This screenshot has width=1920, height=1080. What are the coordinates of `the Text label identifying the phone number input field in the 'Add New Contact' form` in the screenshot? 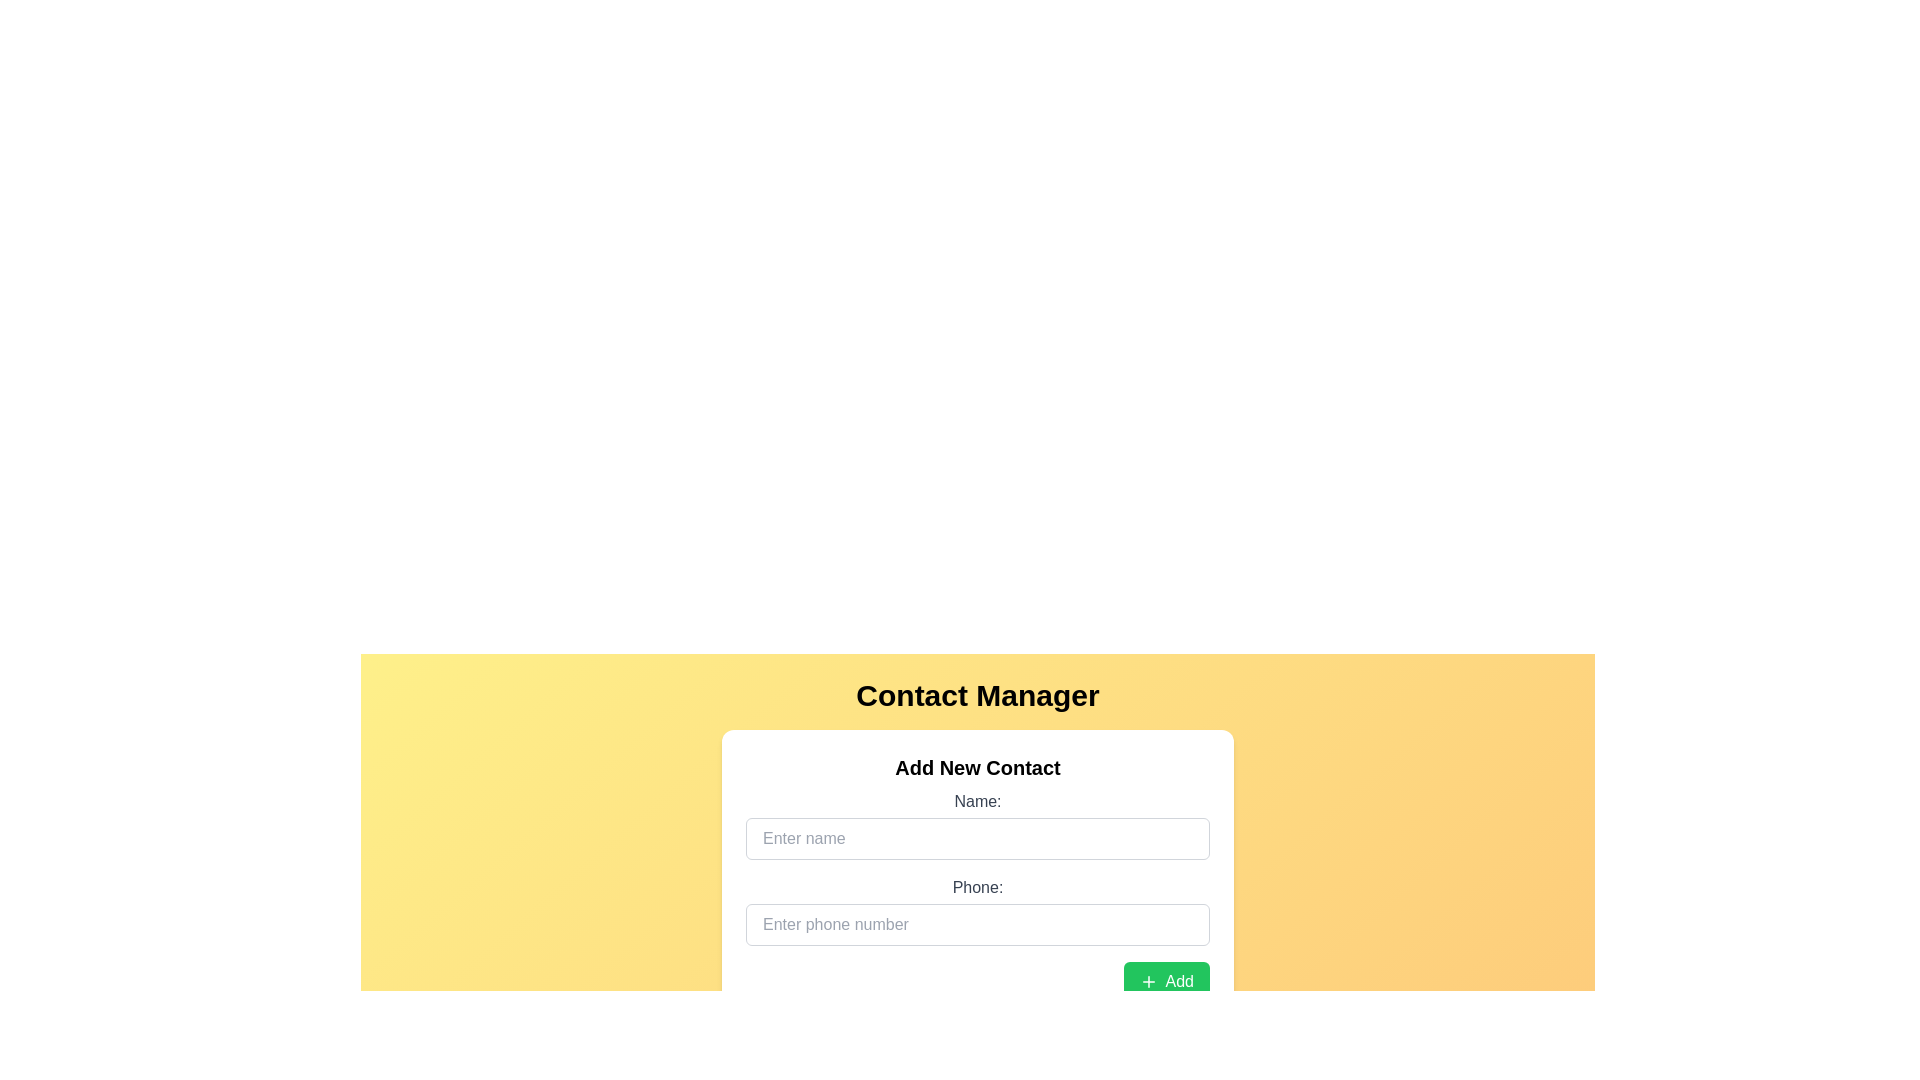 It's located at (978, 886).